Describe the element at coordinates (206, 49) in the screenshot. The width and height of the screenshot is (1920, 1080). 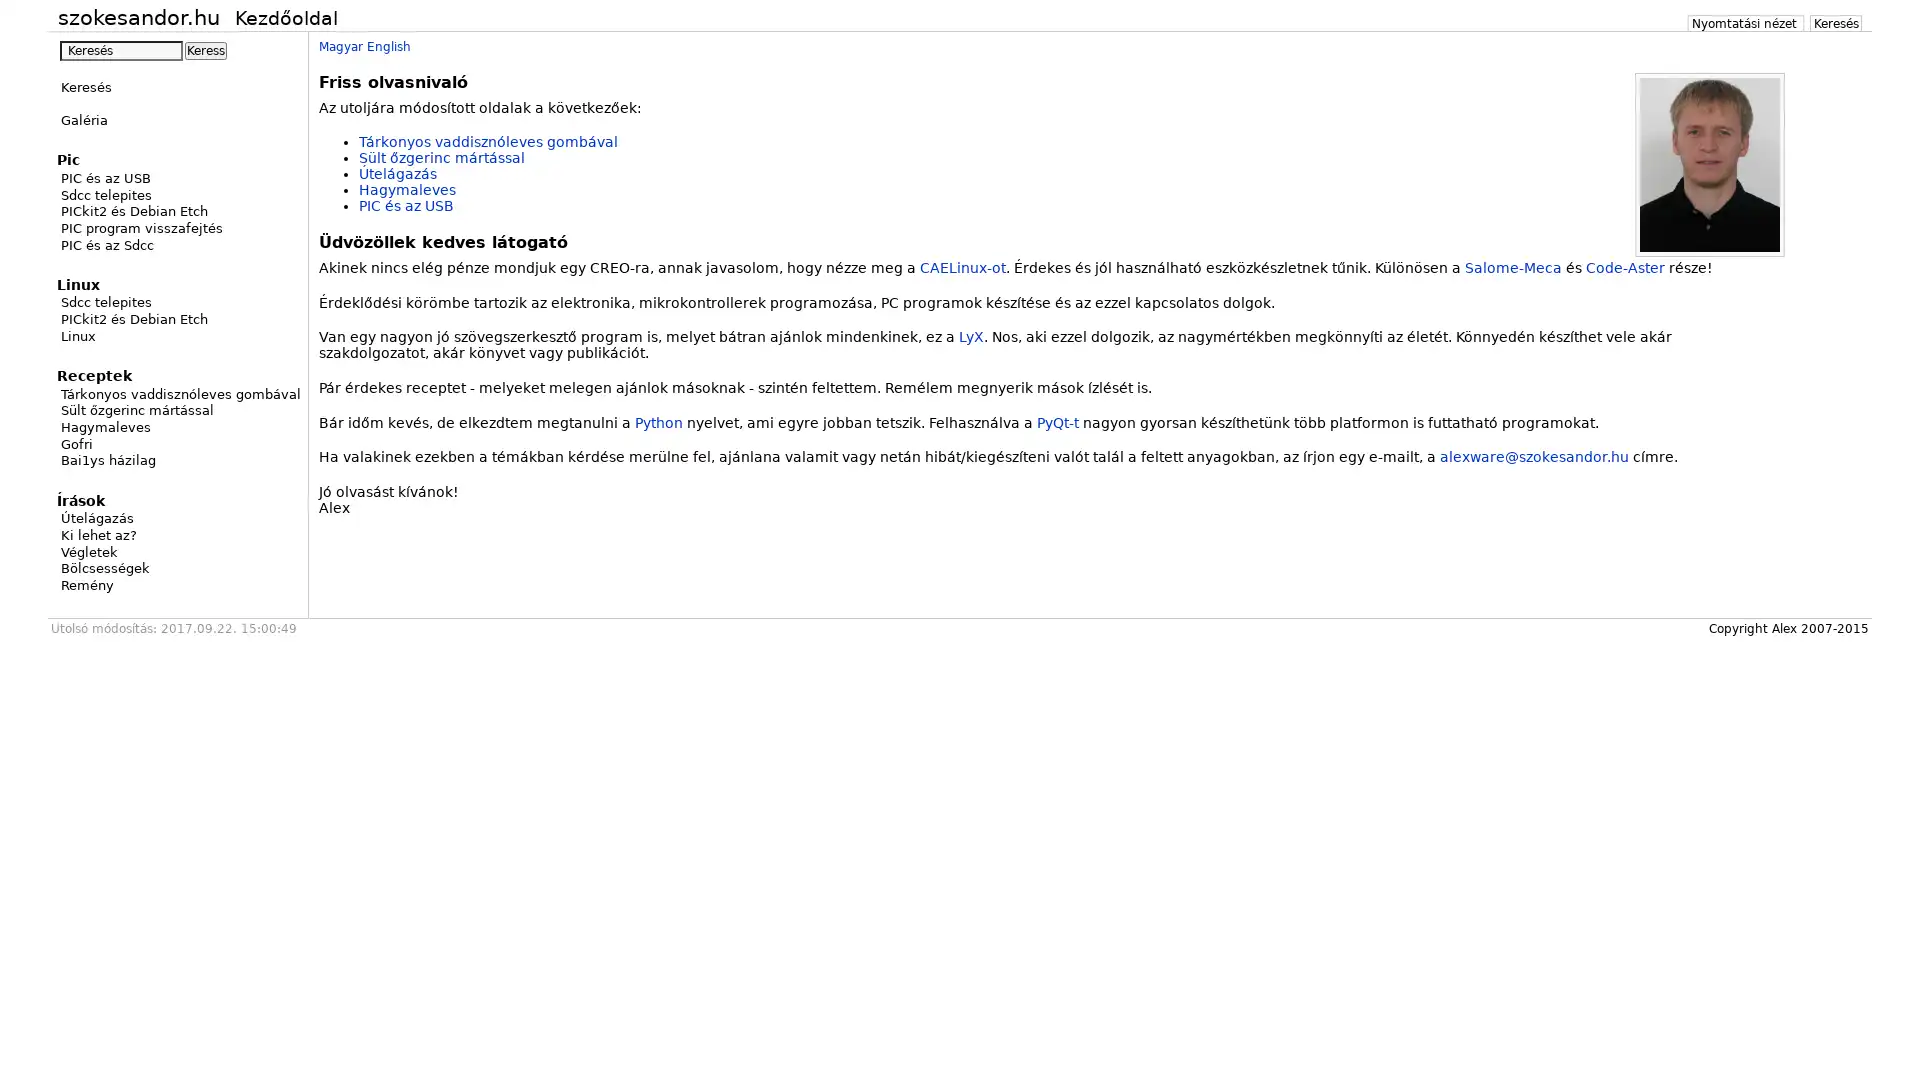
I see `Keress` at that location.